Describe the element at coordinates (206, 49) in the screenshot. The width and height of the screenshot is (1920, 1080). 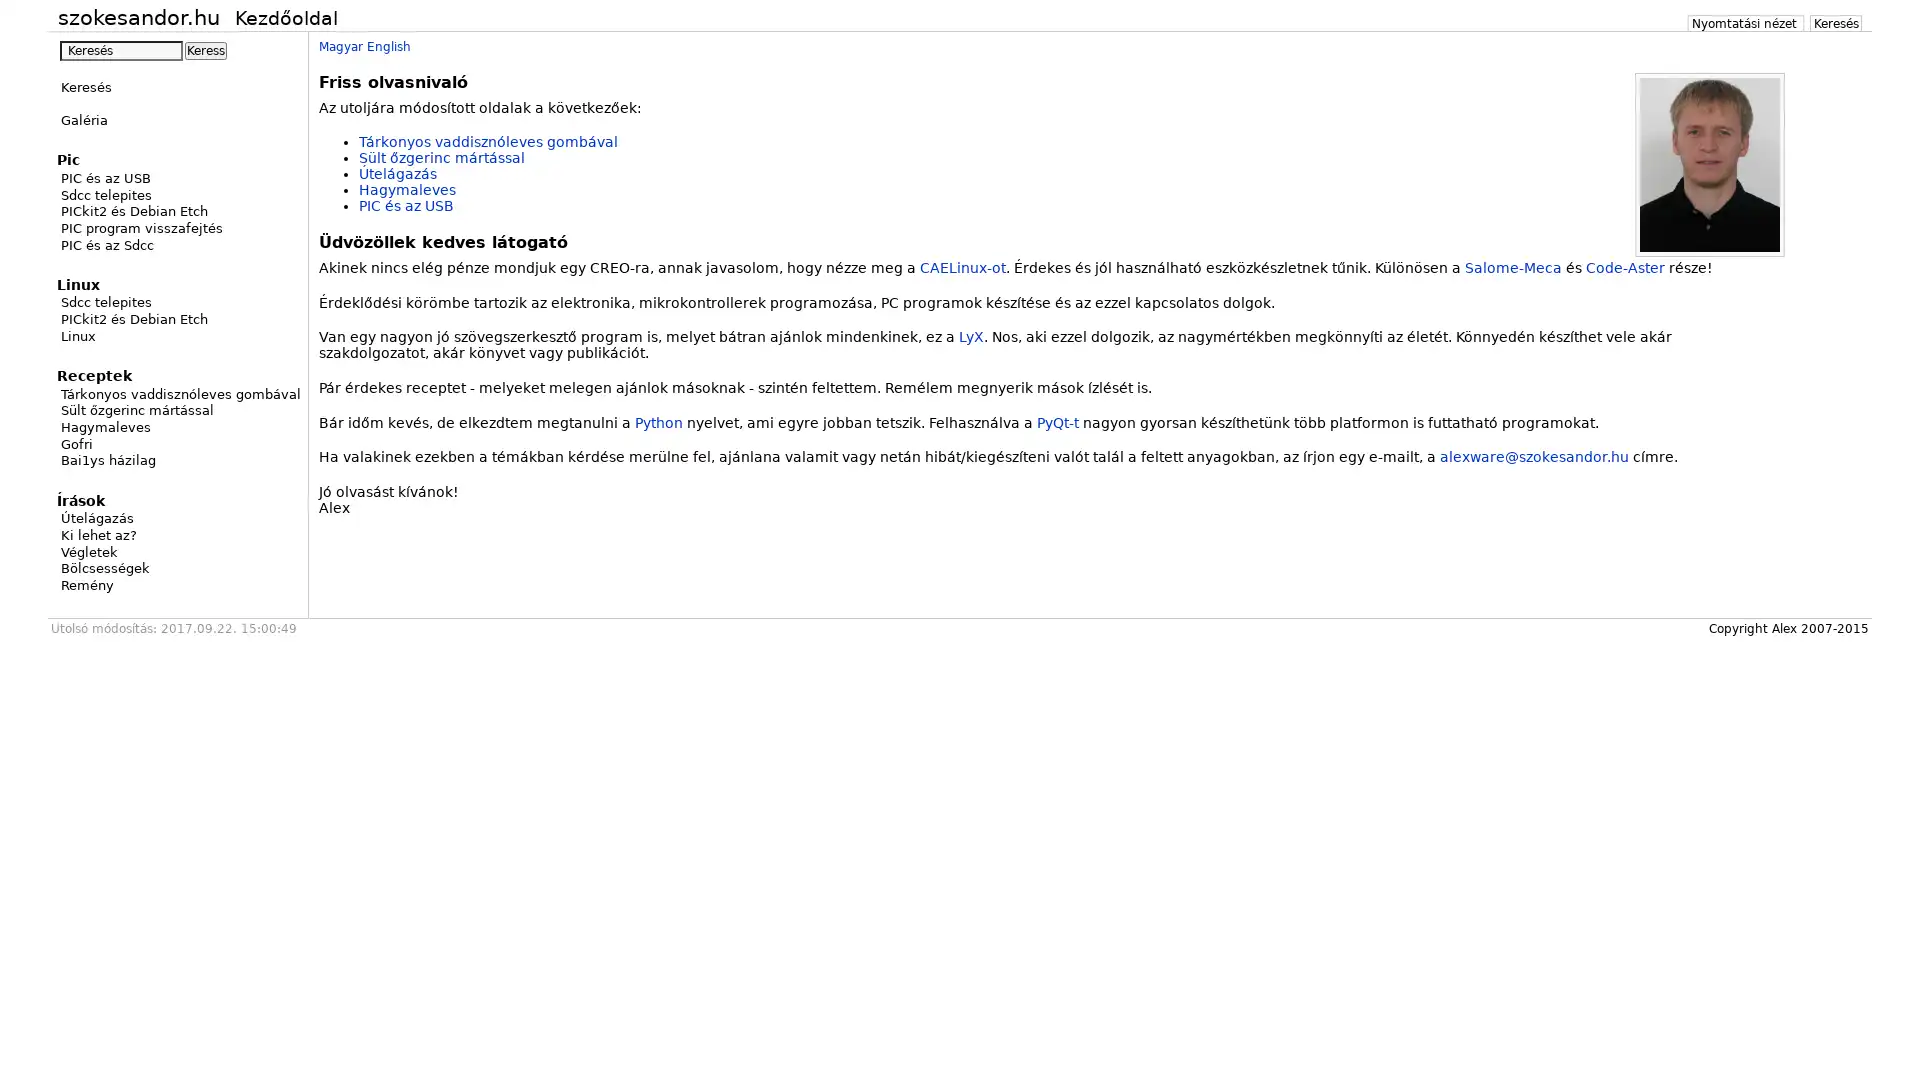
I see `Keress` at that location.